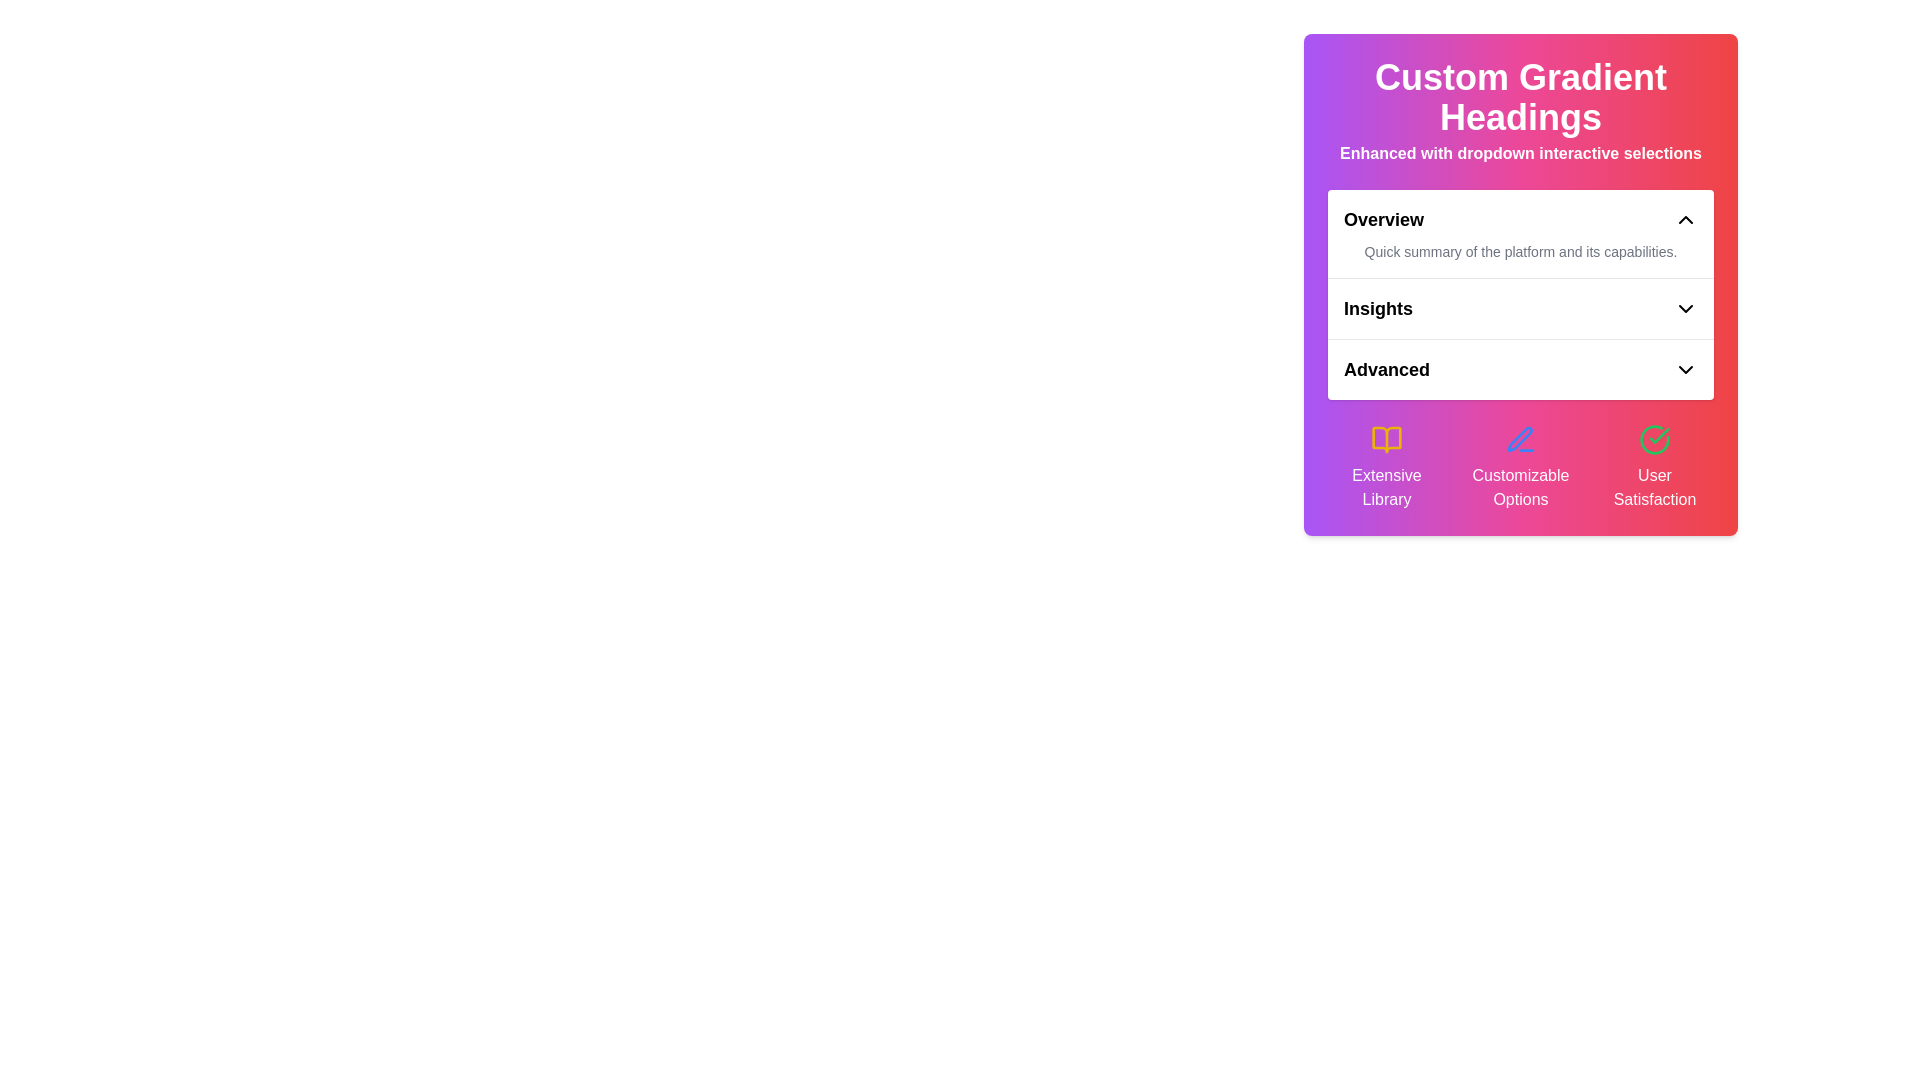 This screenshot has height=1080, width=1920. I want to click on the graphical icon component representing the 'Extensive Library' feature located in the bottom left section of the gradient-colored panel, so click(1386, 438).